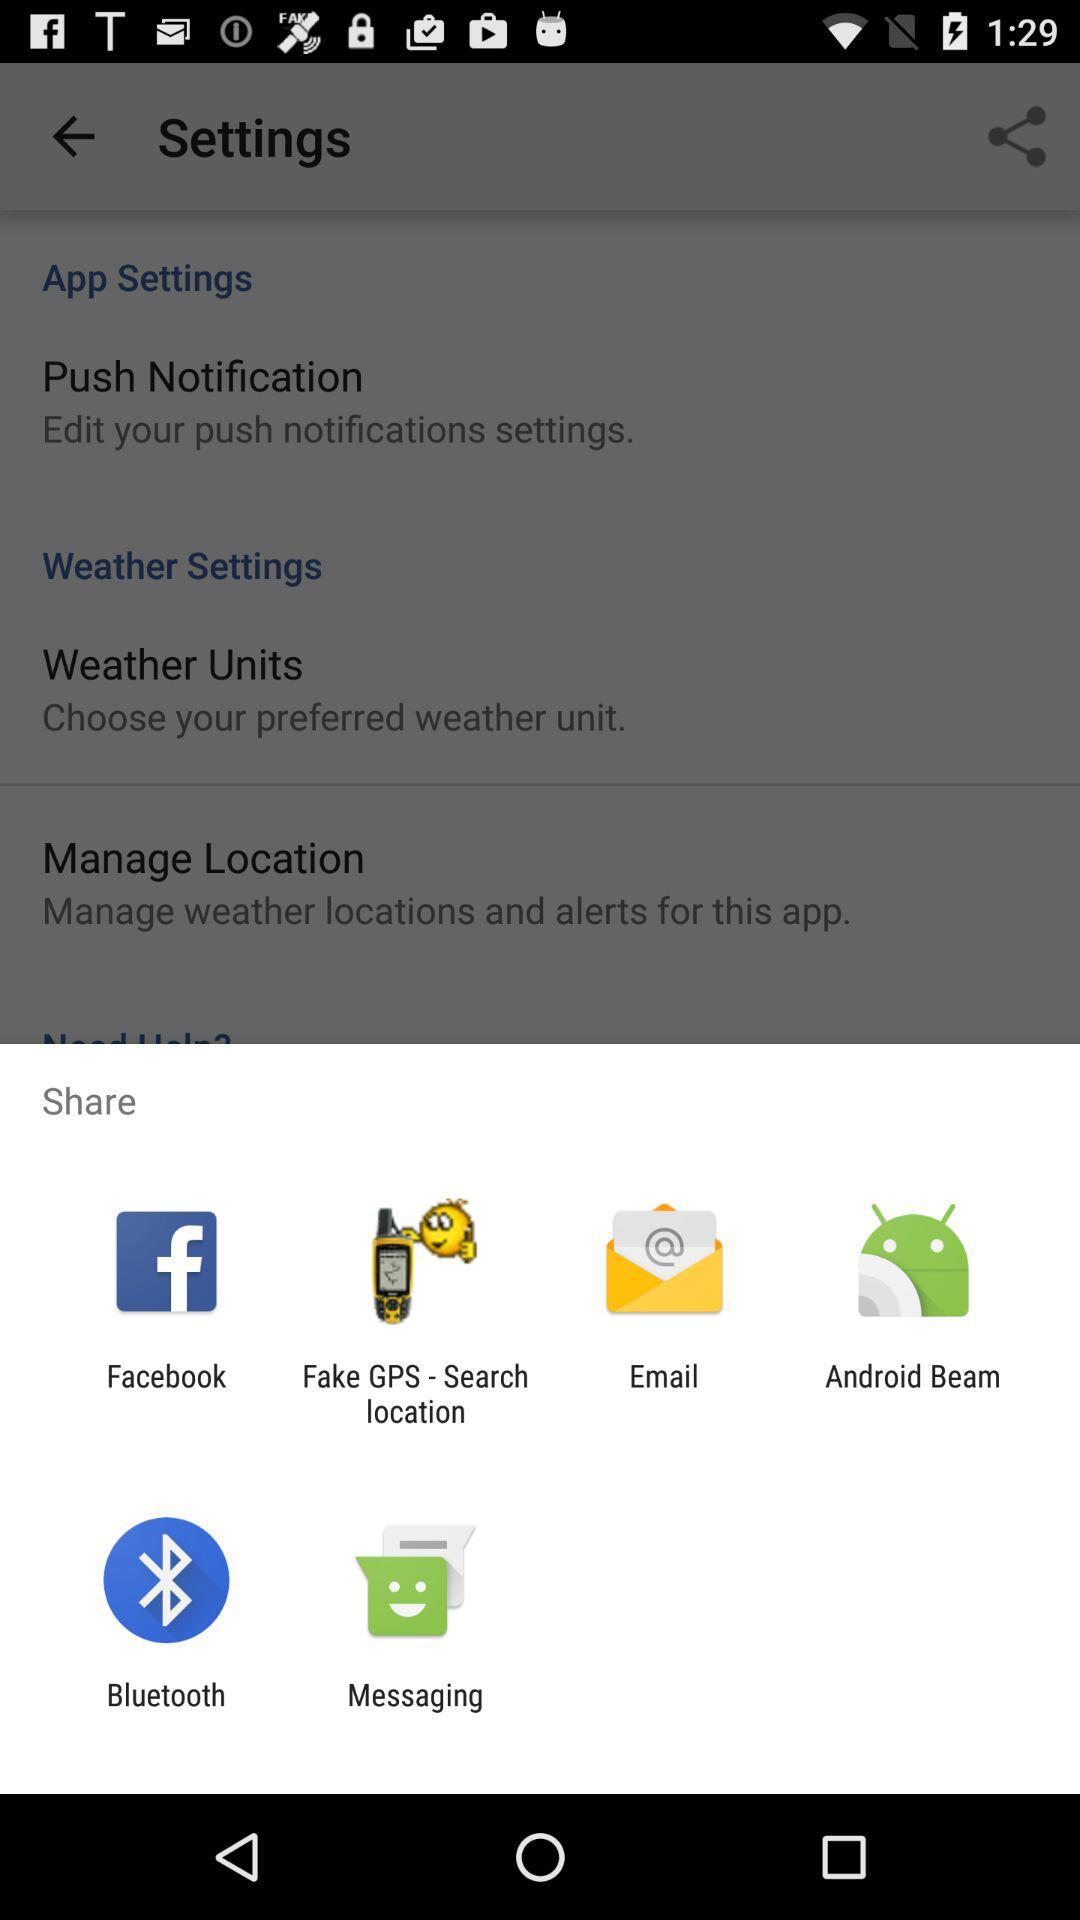 Image resolution: width=1080 pixels, height=1920 pixels. I want to click on messaging app, so click(414, 1711).